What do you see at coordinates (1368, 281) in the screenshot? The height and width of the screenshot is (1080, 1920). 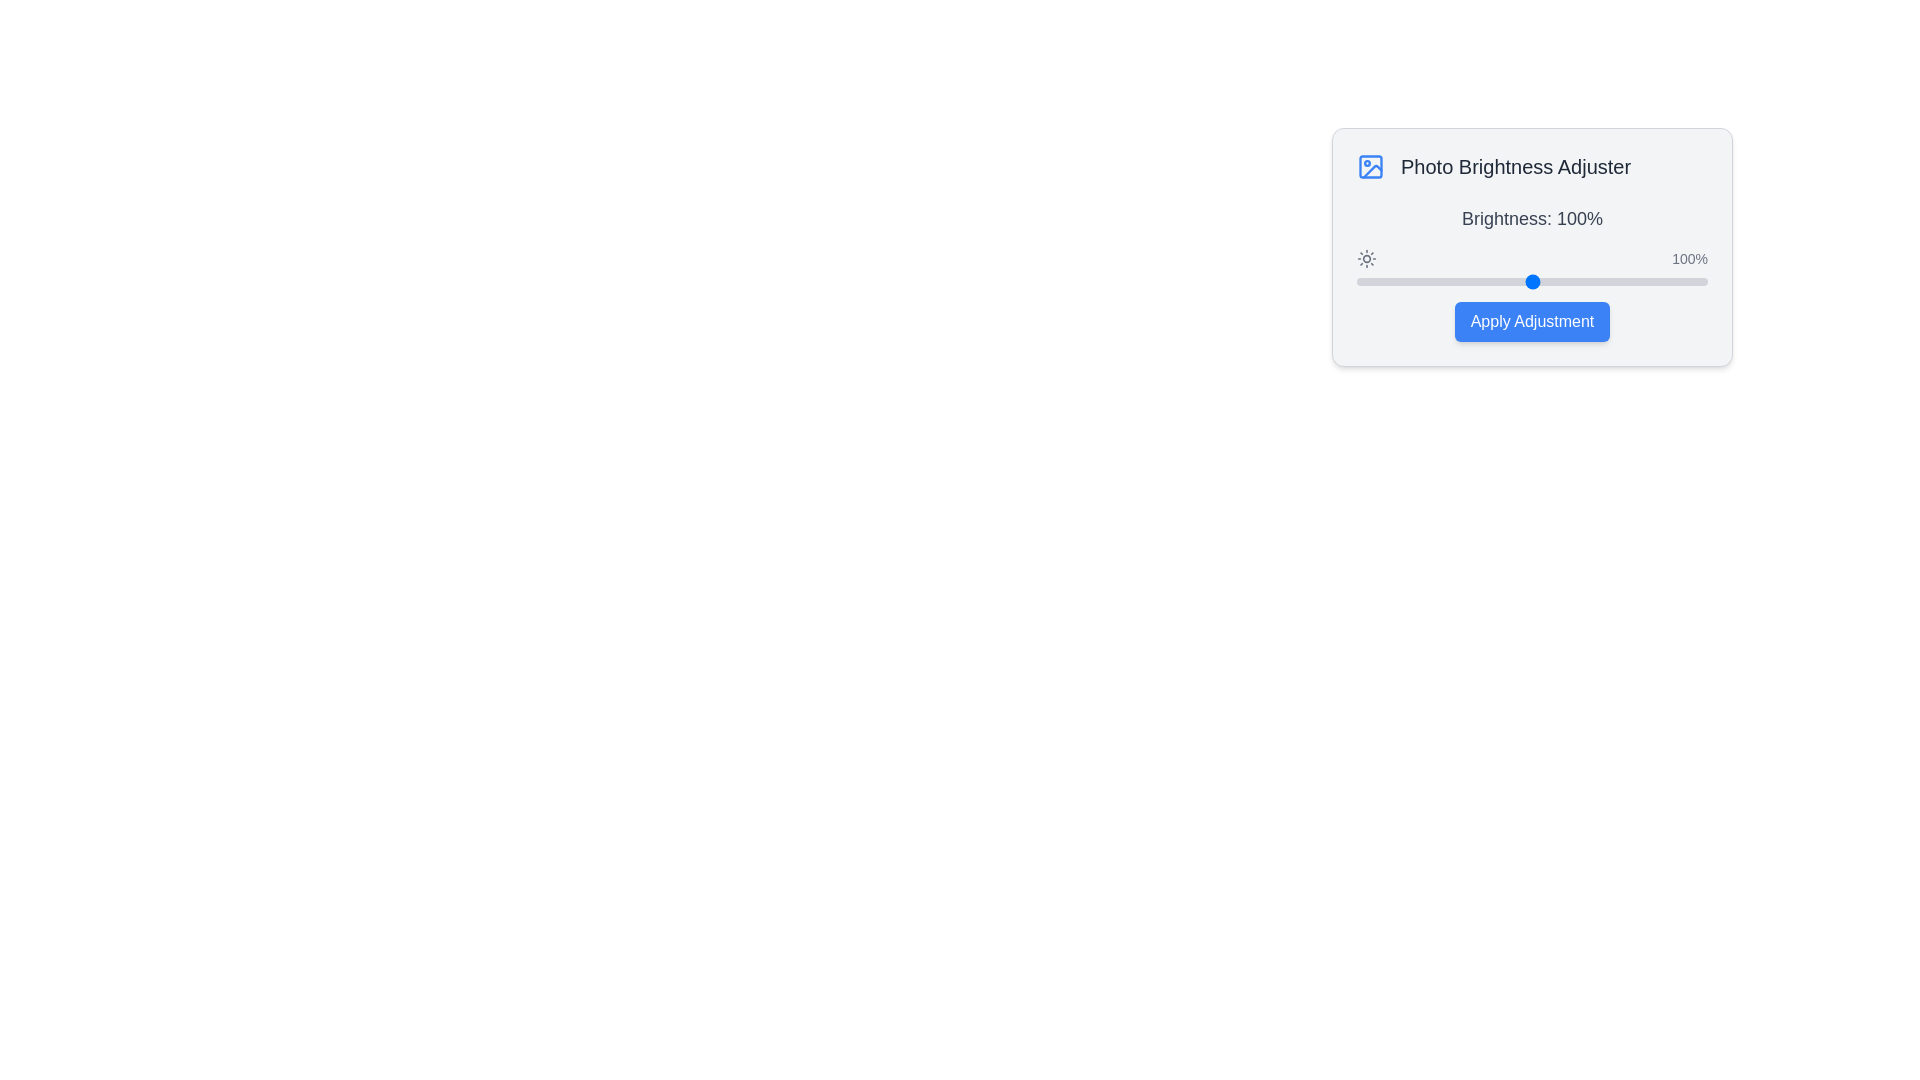 I see `the brightness slider to 7` at bounding box center [1368, 281].